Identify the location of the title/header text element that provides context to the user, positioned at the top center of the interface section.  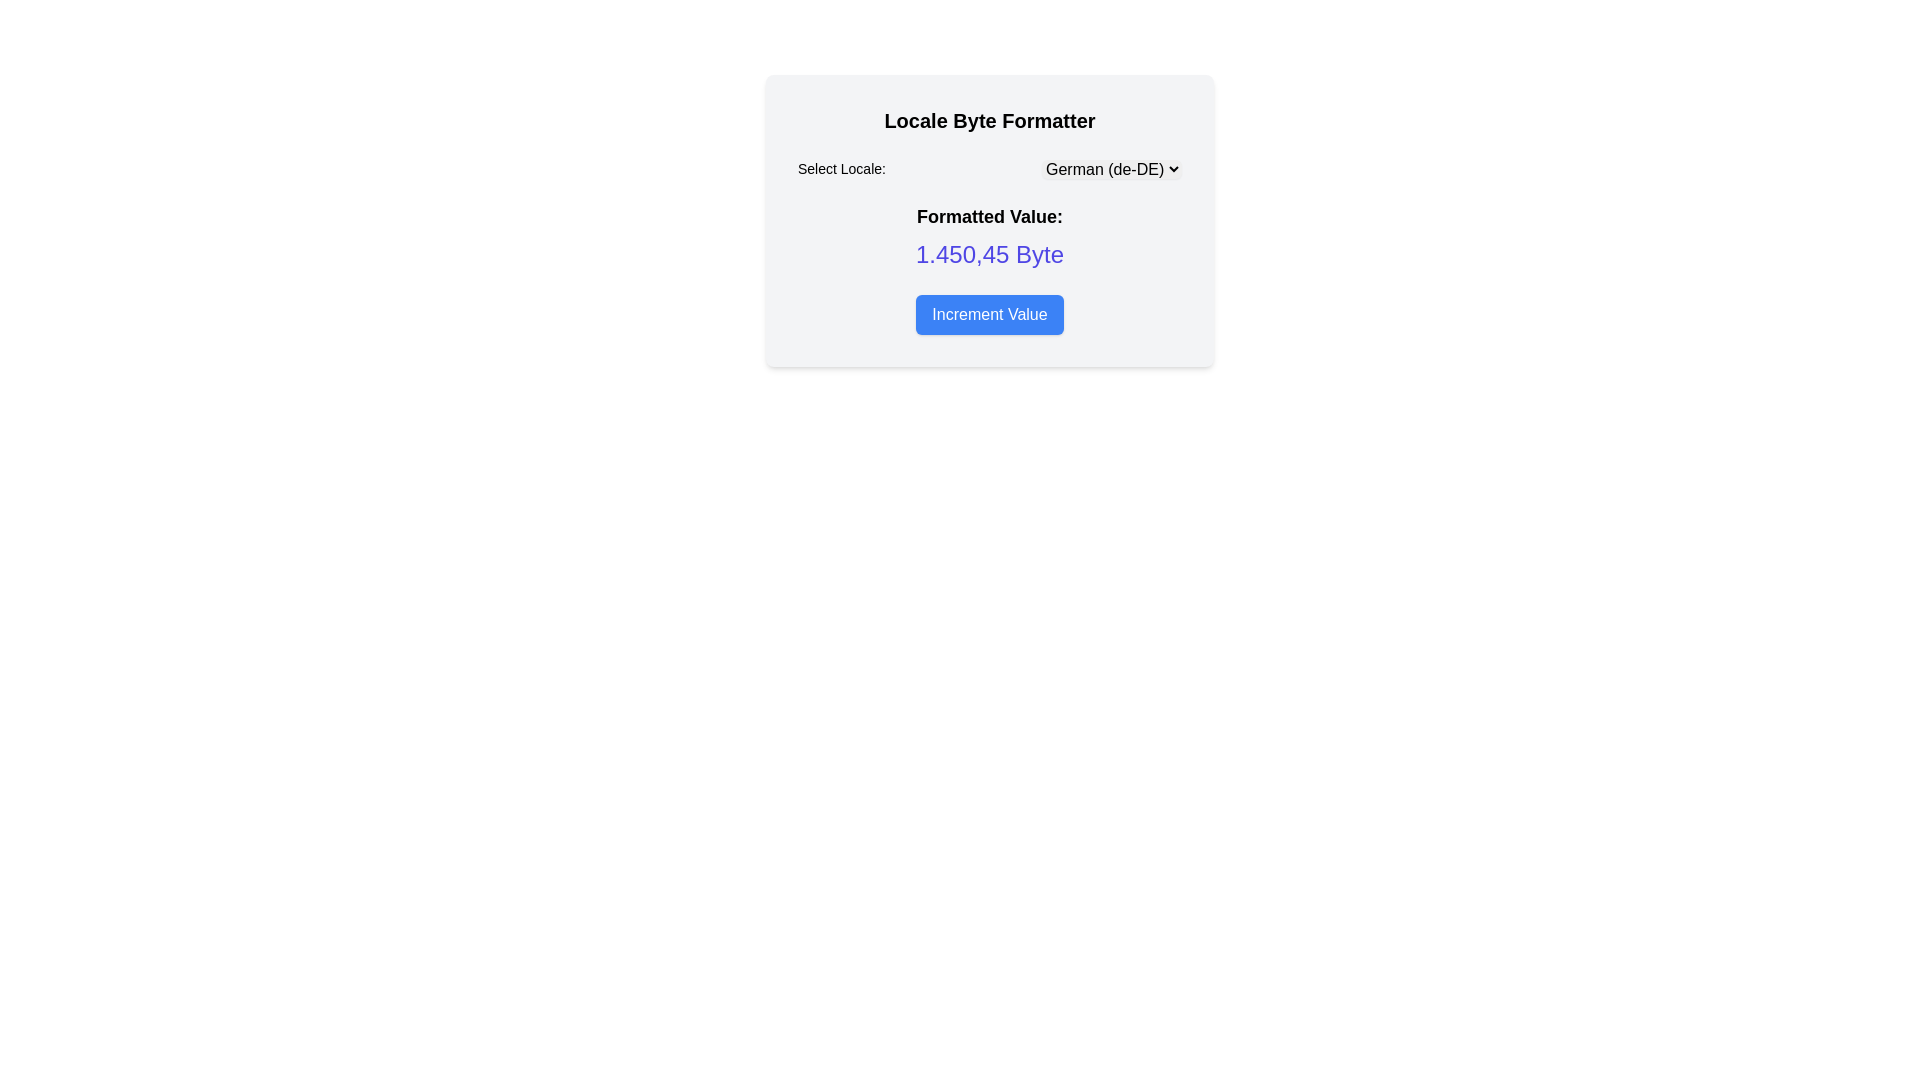
(989, 120).